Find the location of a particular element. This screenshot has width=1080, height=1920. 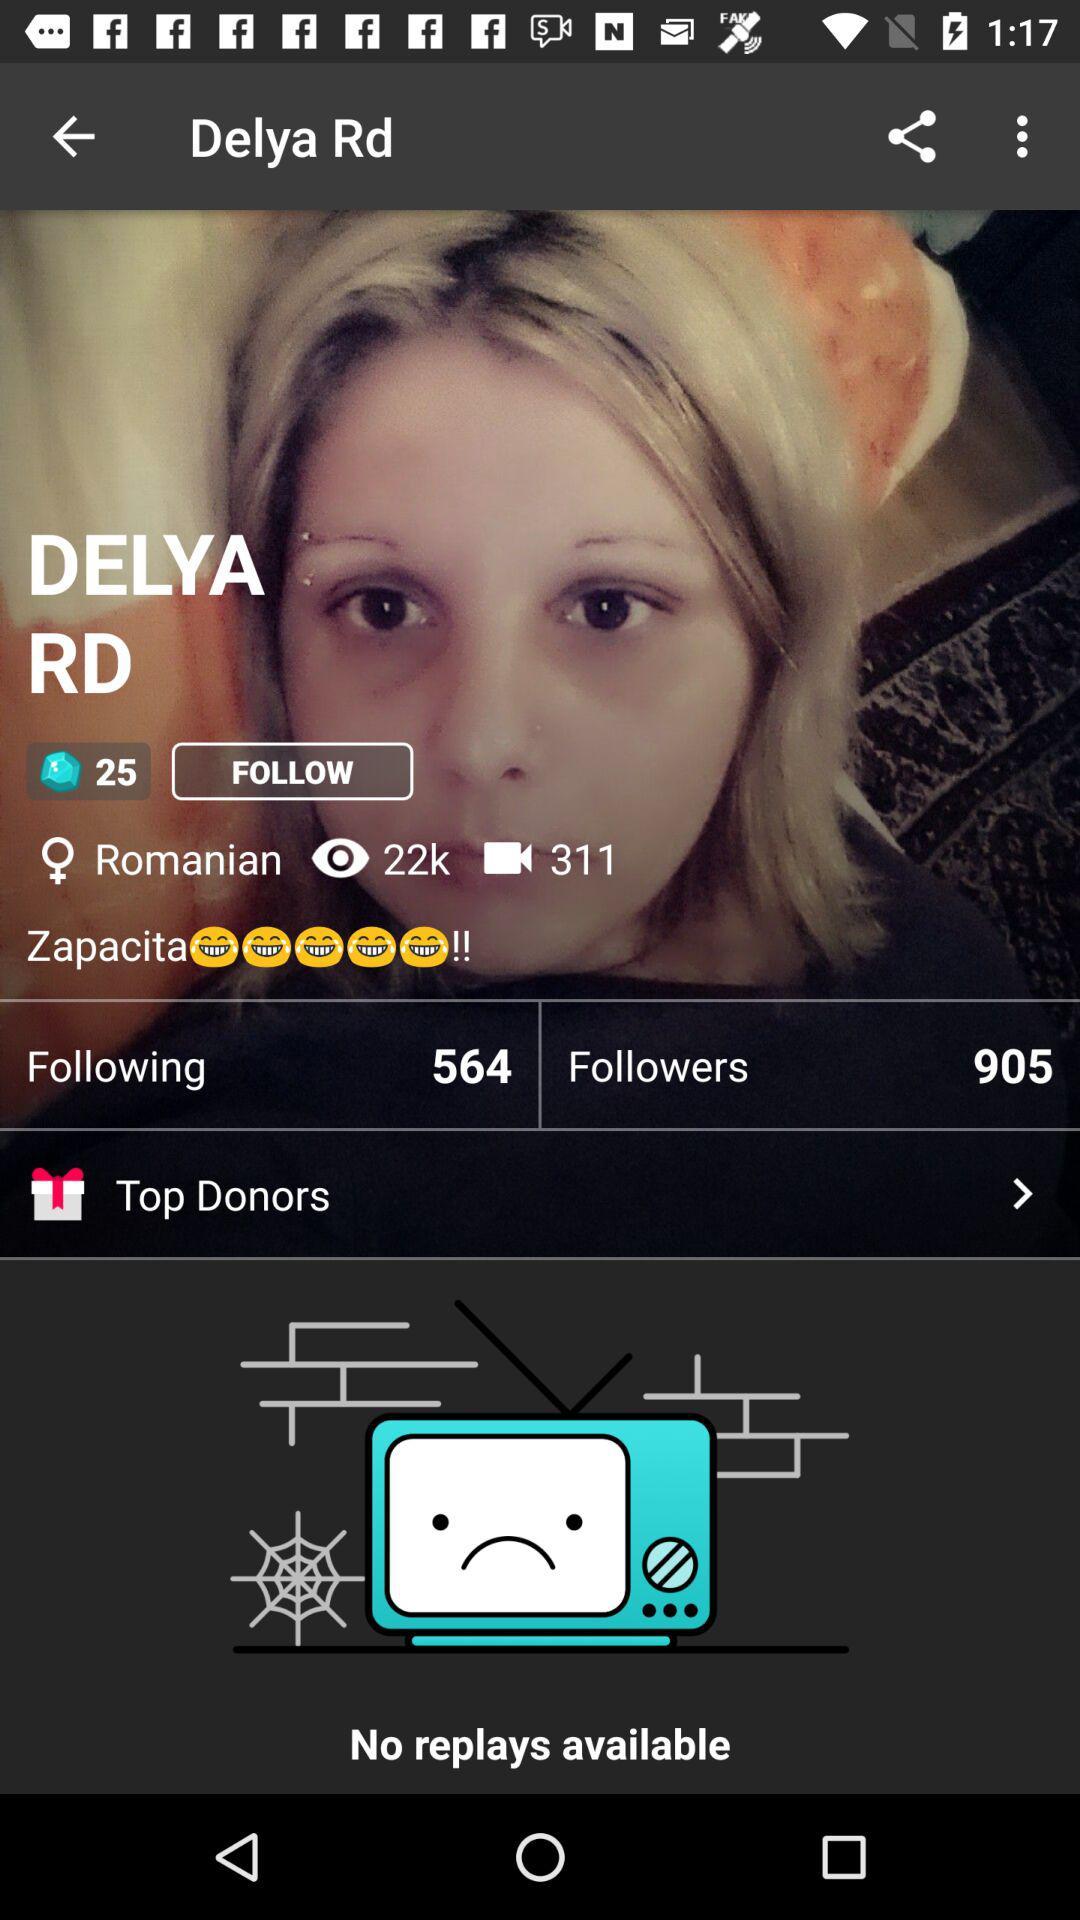

the icon to the right of delya rd icon is located at coordinates (911, 135).